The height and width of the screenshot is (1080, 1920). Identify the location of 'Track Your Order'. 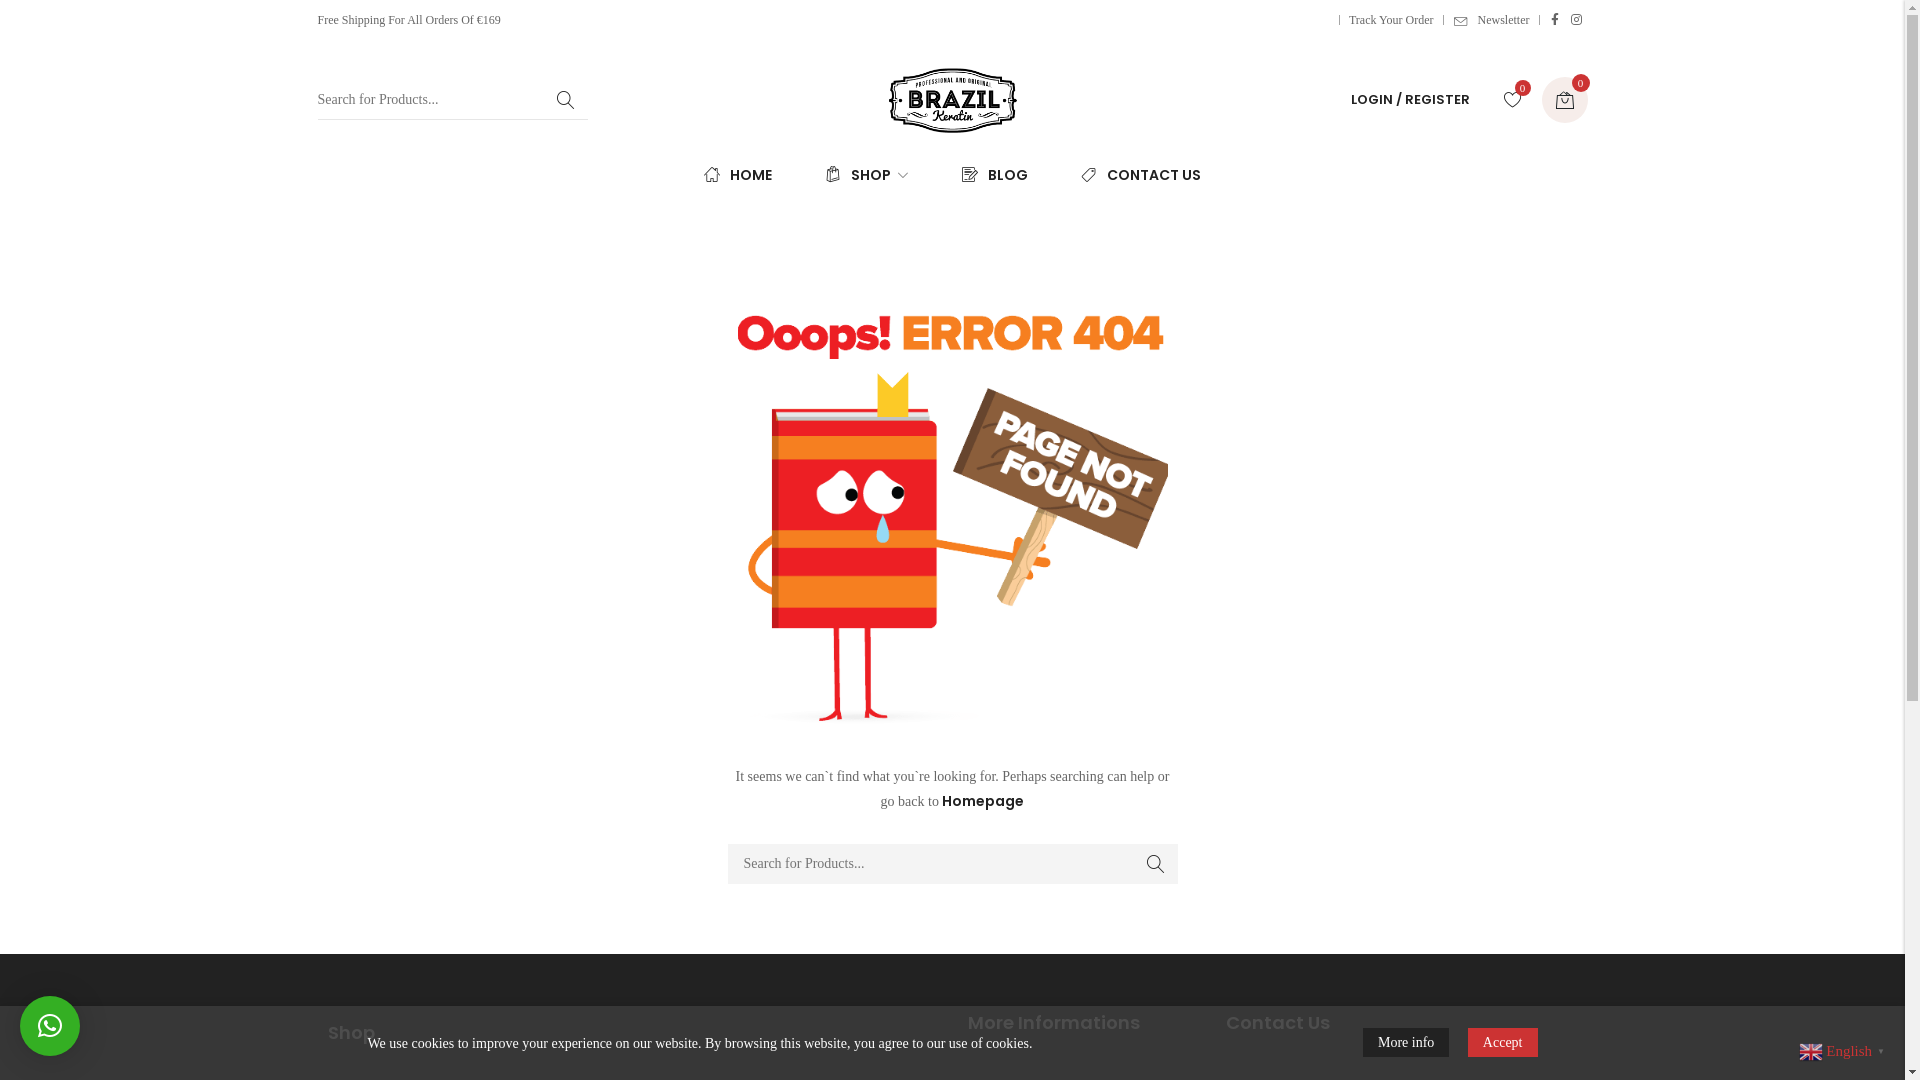
(1390, 19).